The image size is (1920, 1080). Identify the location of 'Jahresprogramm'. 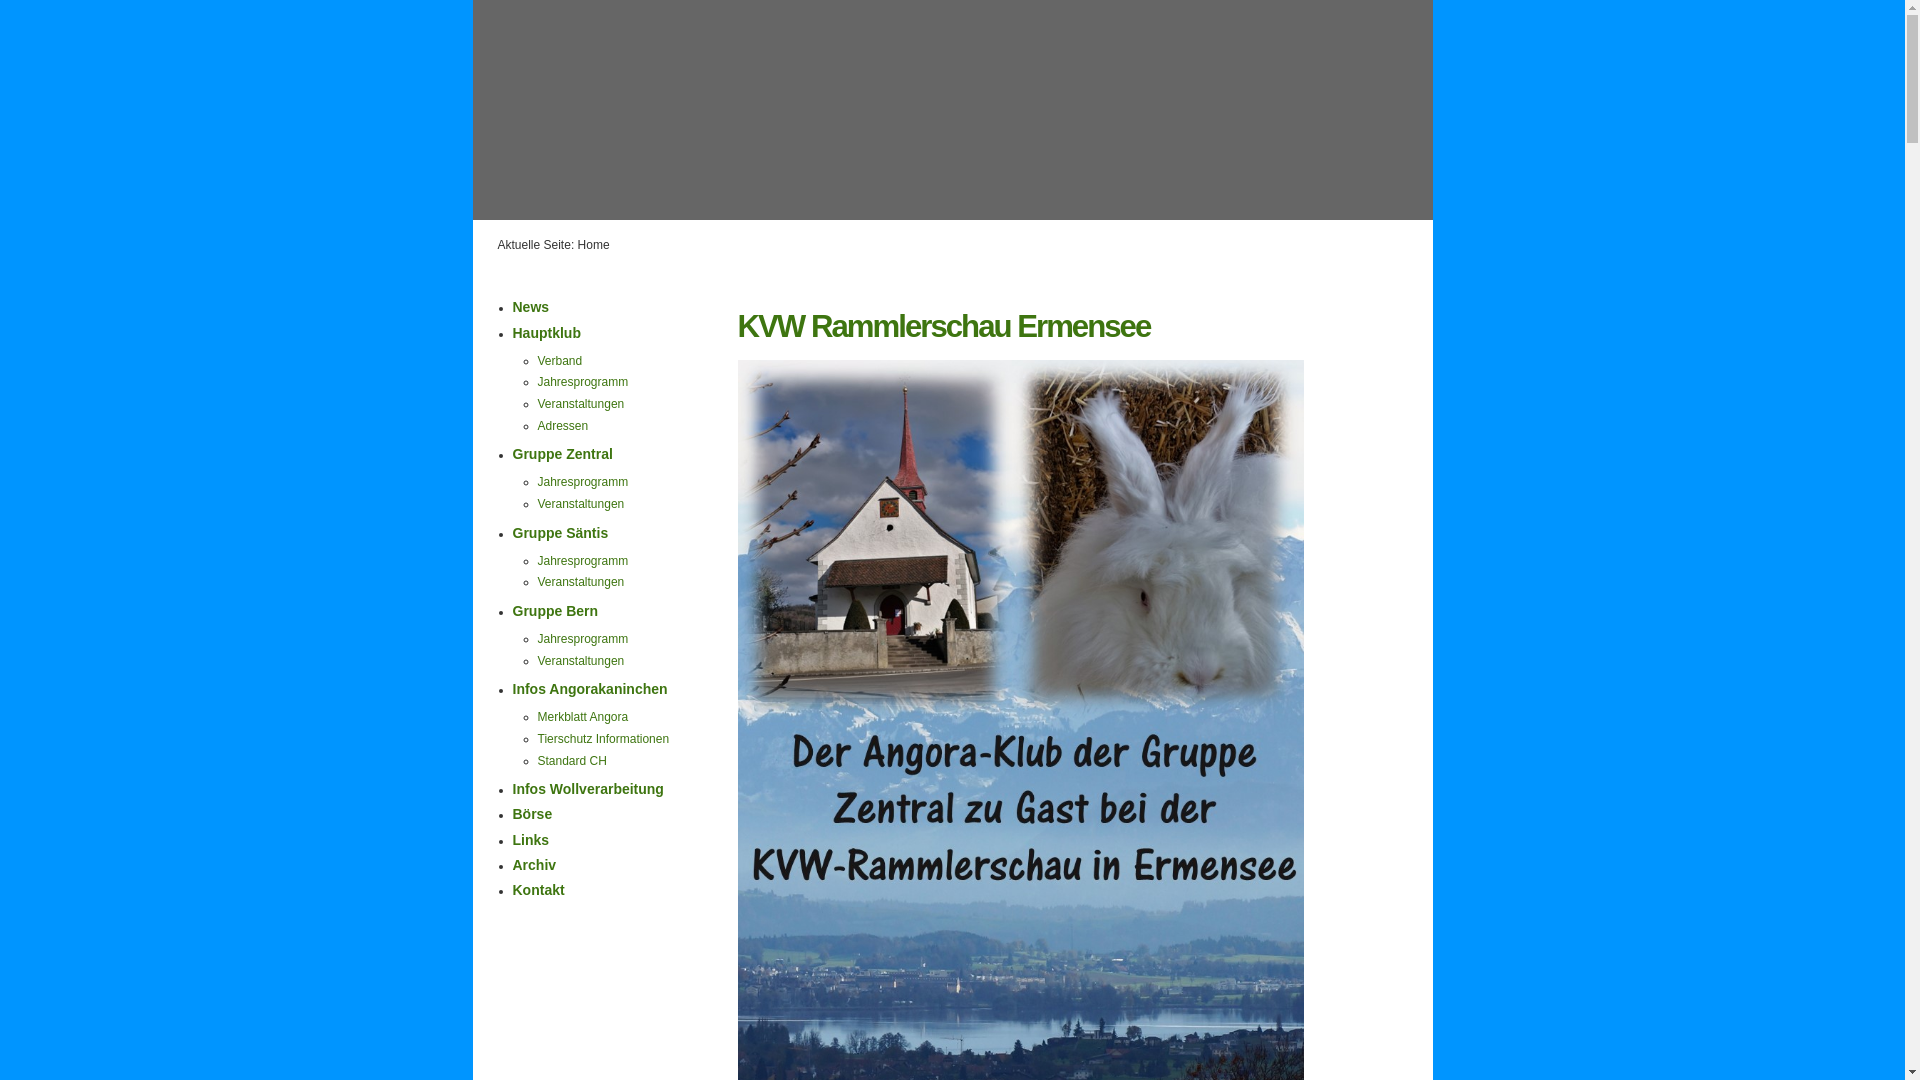
(537, 560).